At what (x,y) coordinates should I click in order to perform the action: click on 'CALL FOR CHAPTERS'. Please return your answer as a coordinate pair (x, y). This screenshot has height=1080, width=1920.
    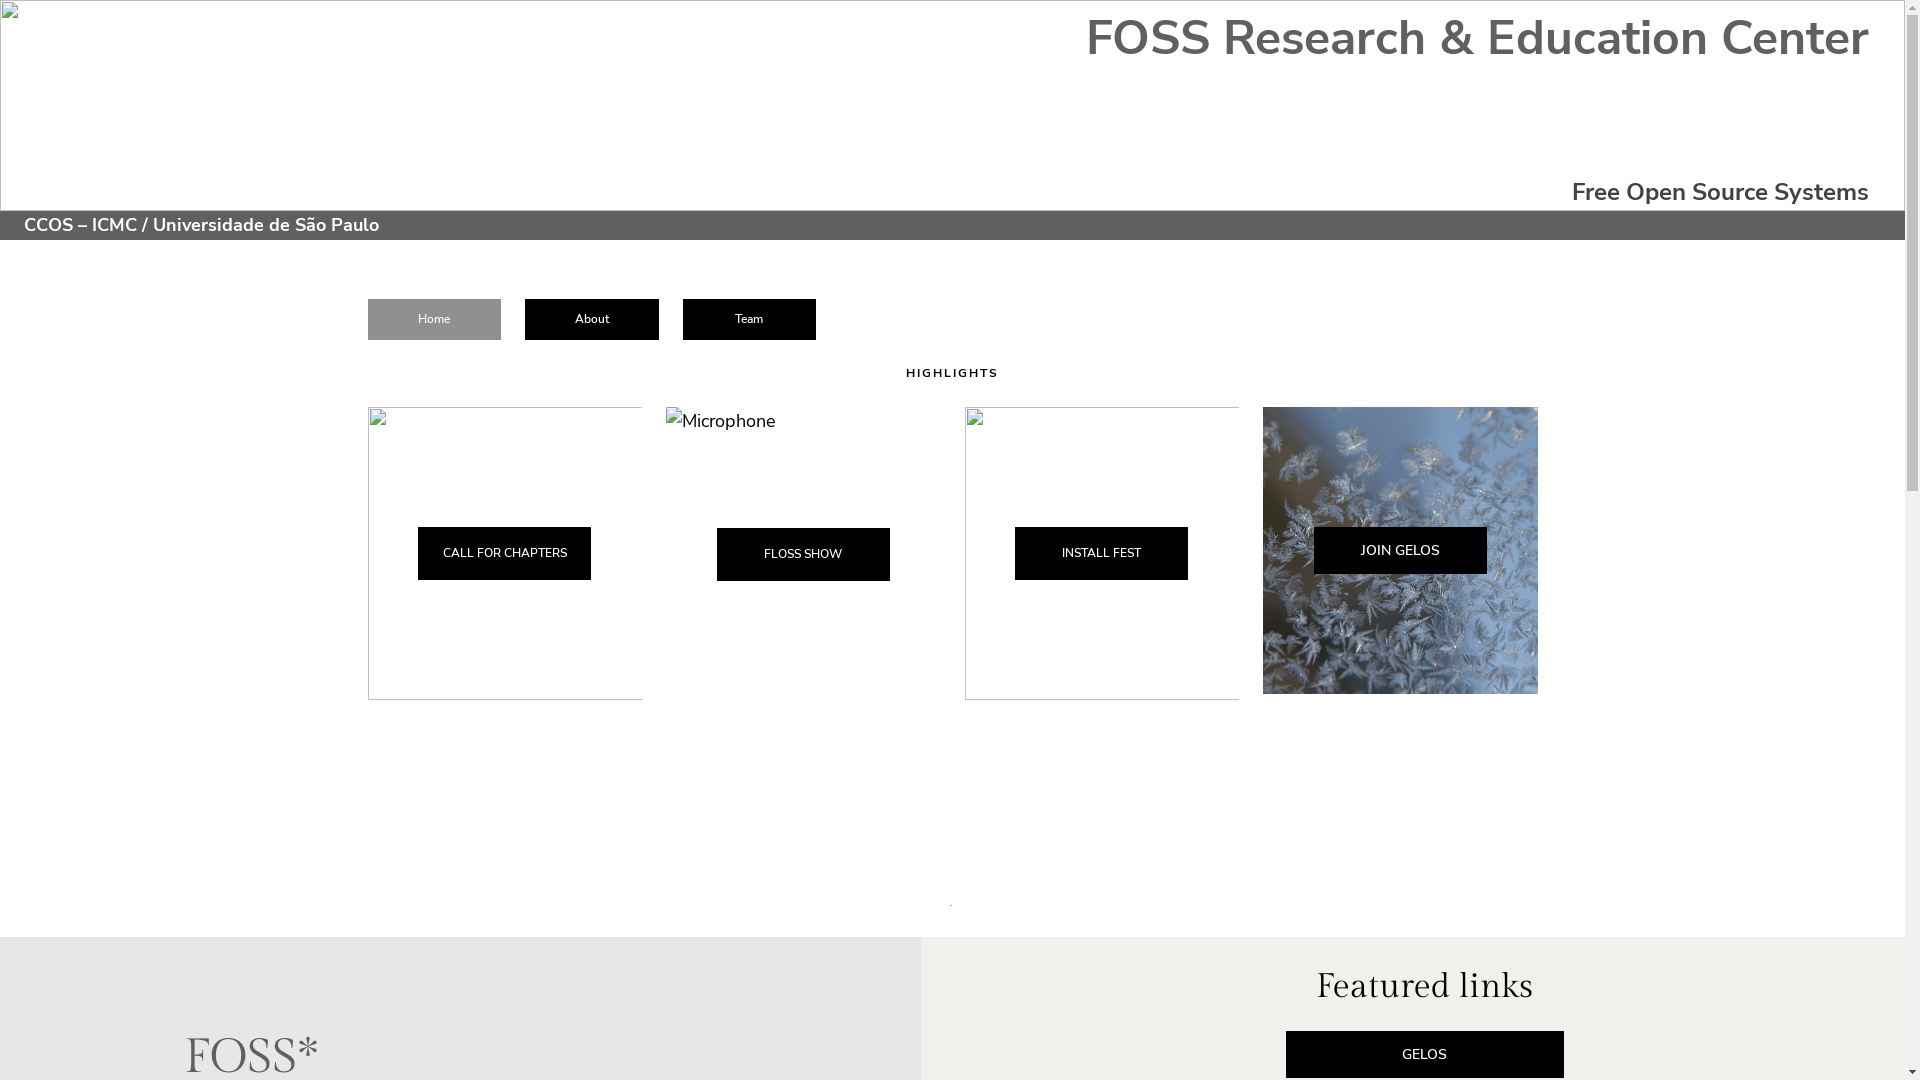
    Looking at the image, I should click on (504, 553).